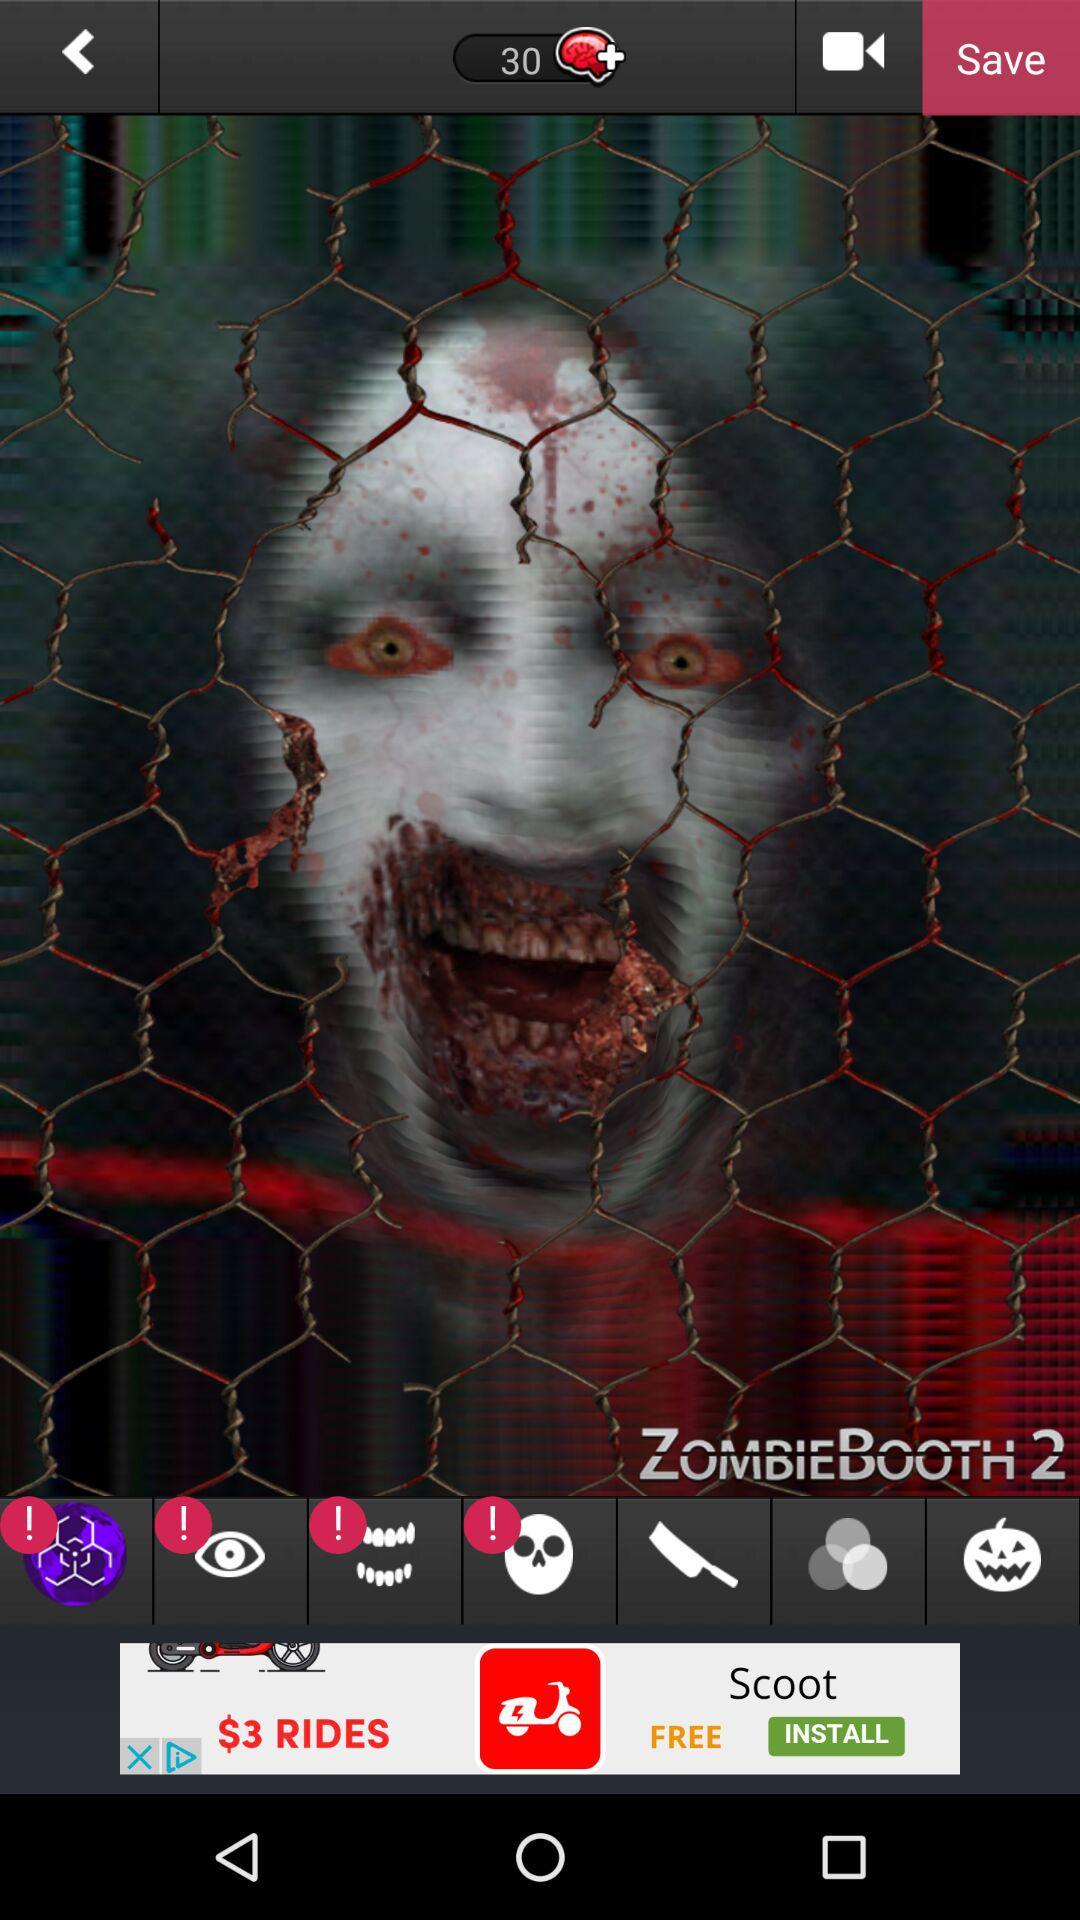  What do you see at coordinates (854, 57) in the screenshot?
I see `video` at bounding box center [854, 57].